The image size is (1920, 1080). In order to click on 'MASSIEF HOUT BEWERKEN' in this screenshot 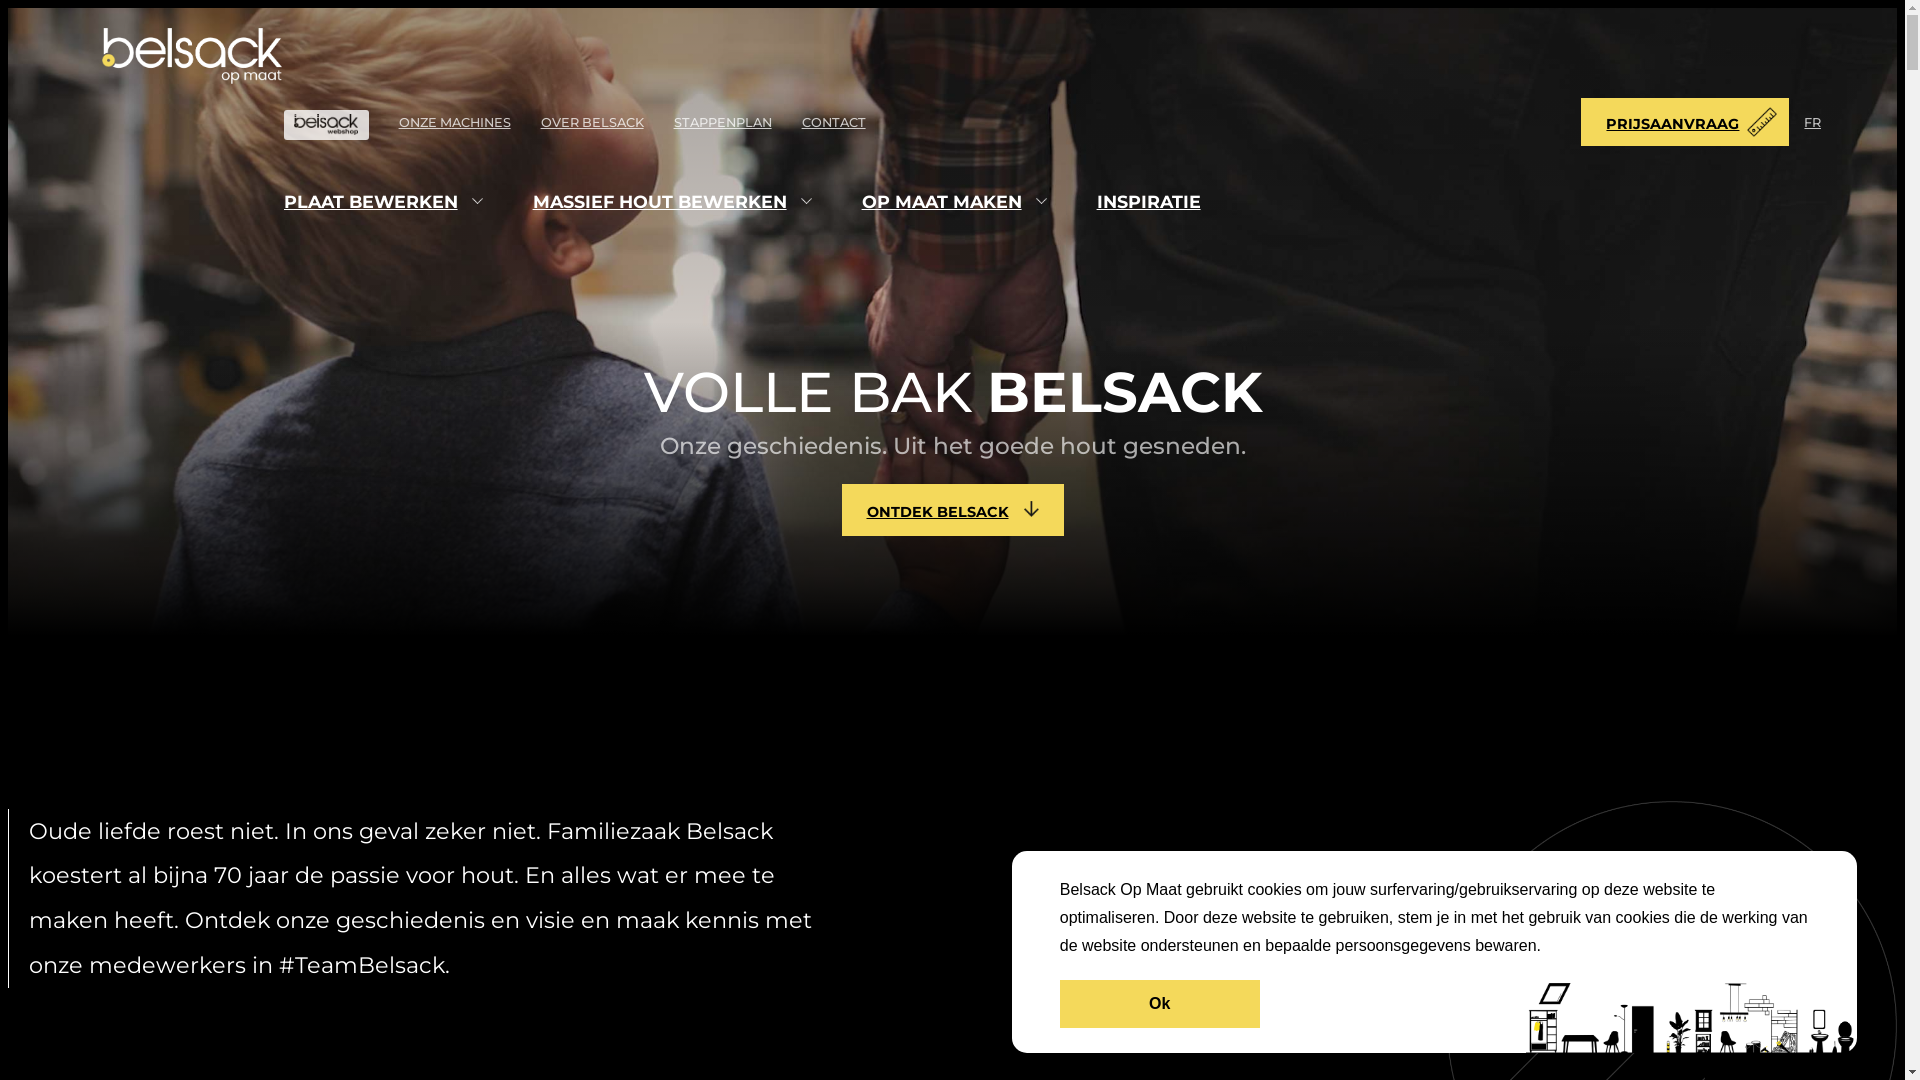, I will do `click(660, 201)`.